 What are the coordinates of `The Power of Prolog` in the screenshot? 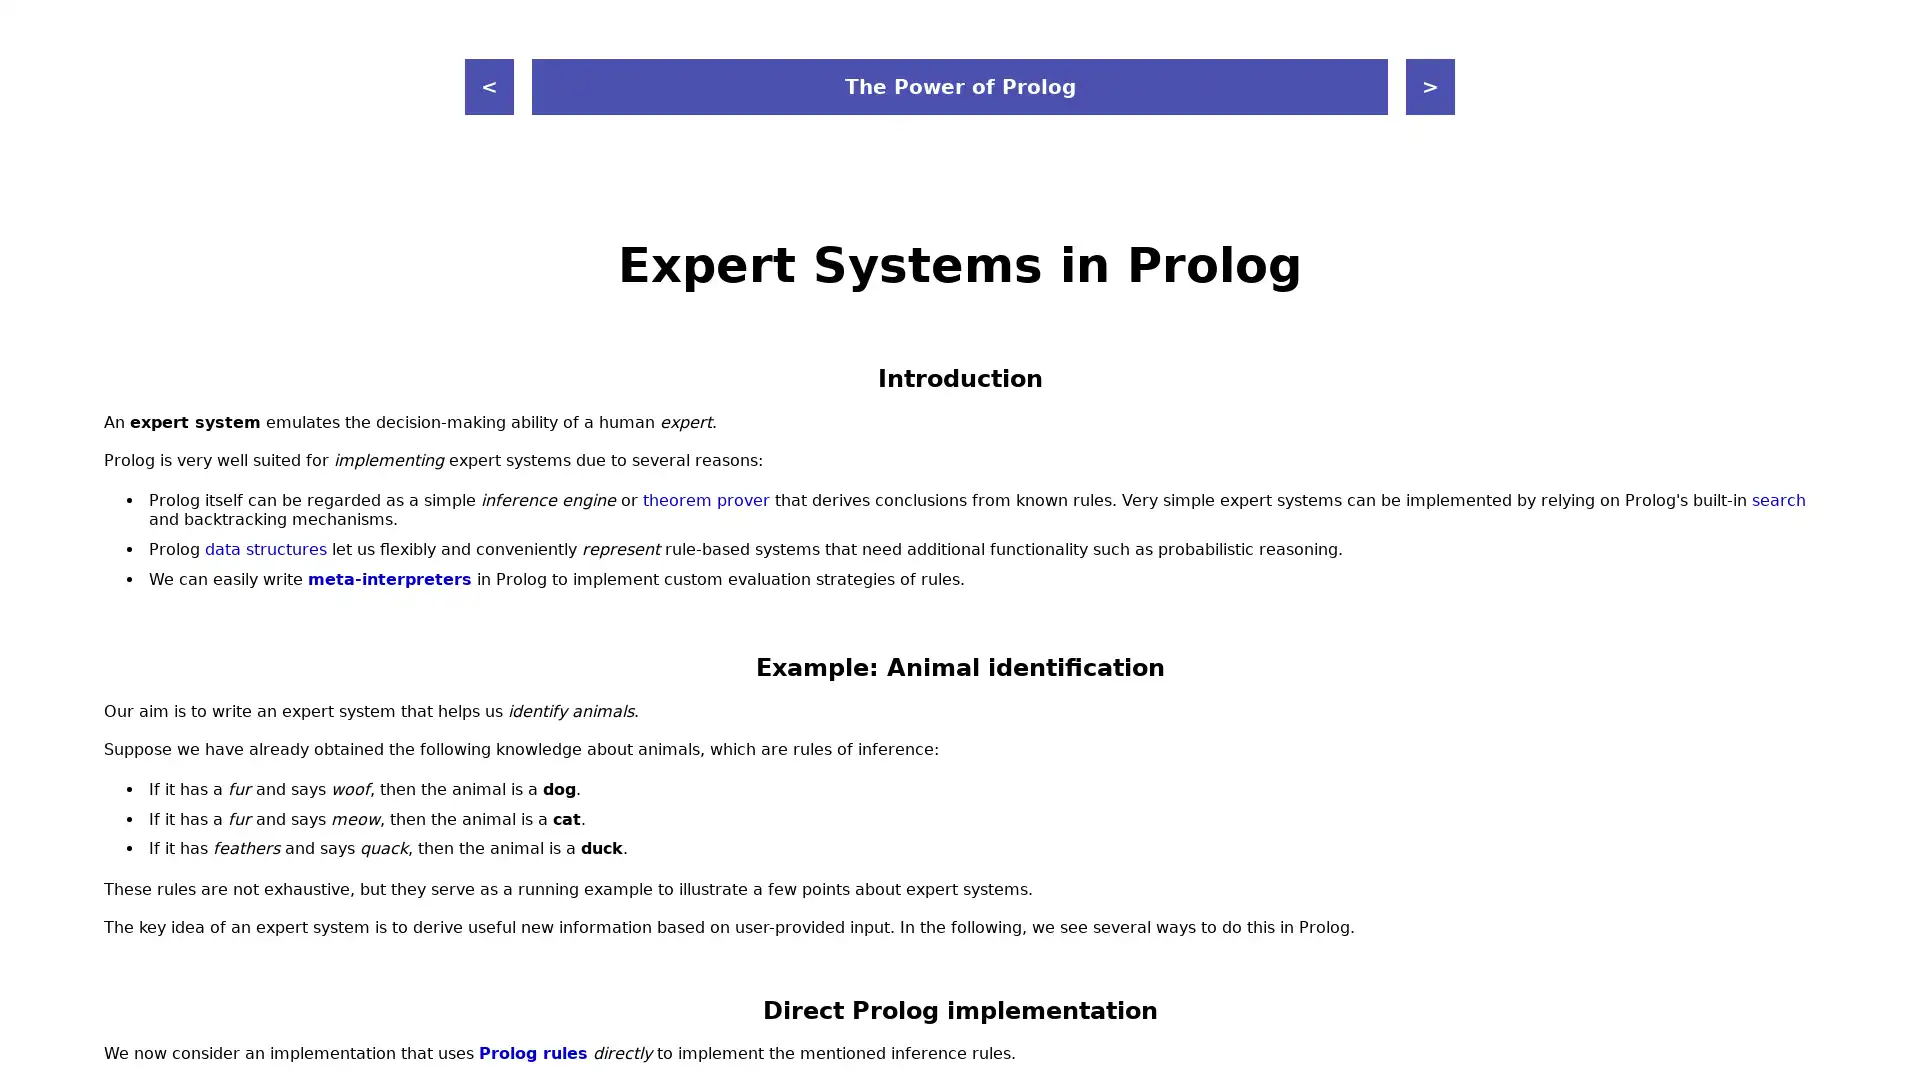 It's located at (960, 86).